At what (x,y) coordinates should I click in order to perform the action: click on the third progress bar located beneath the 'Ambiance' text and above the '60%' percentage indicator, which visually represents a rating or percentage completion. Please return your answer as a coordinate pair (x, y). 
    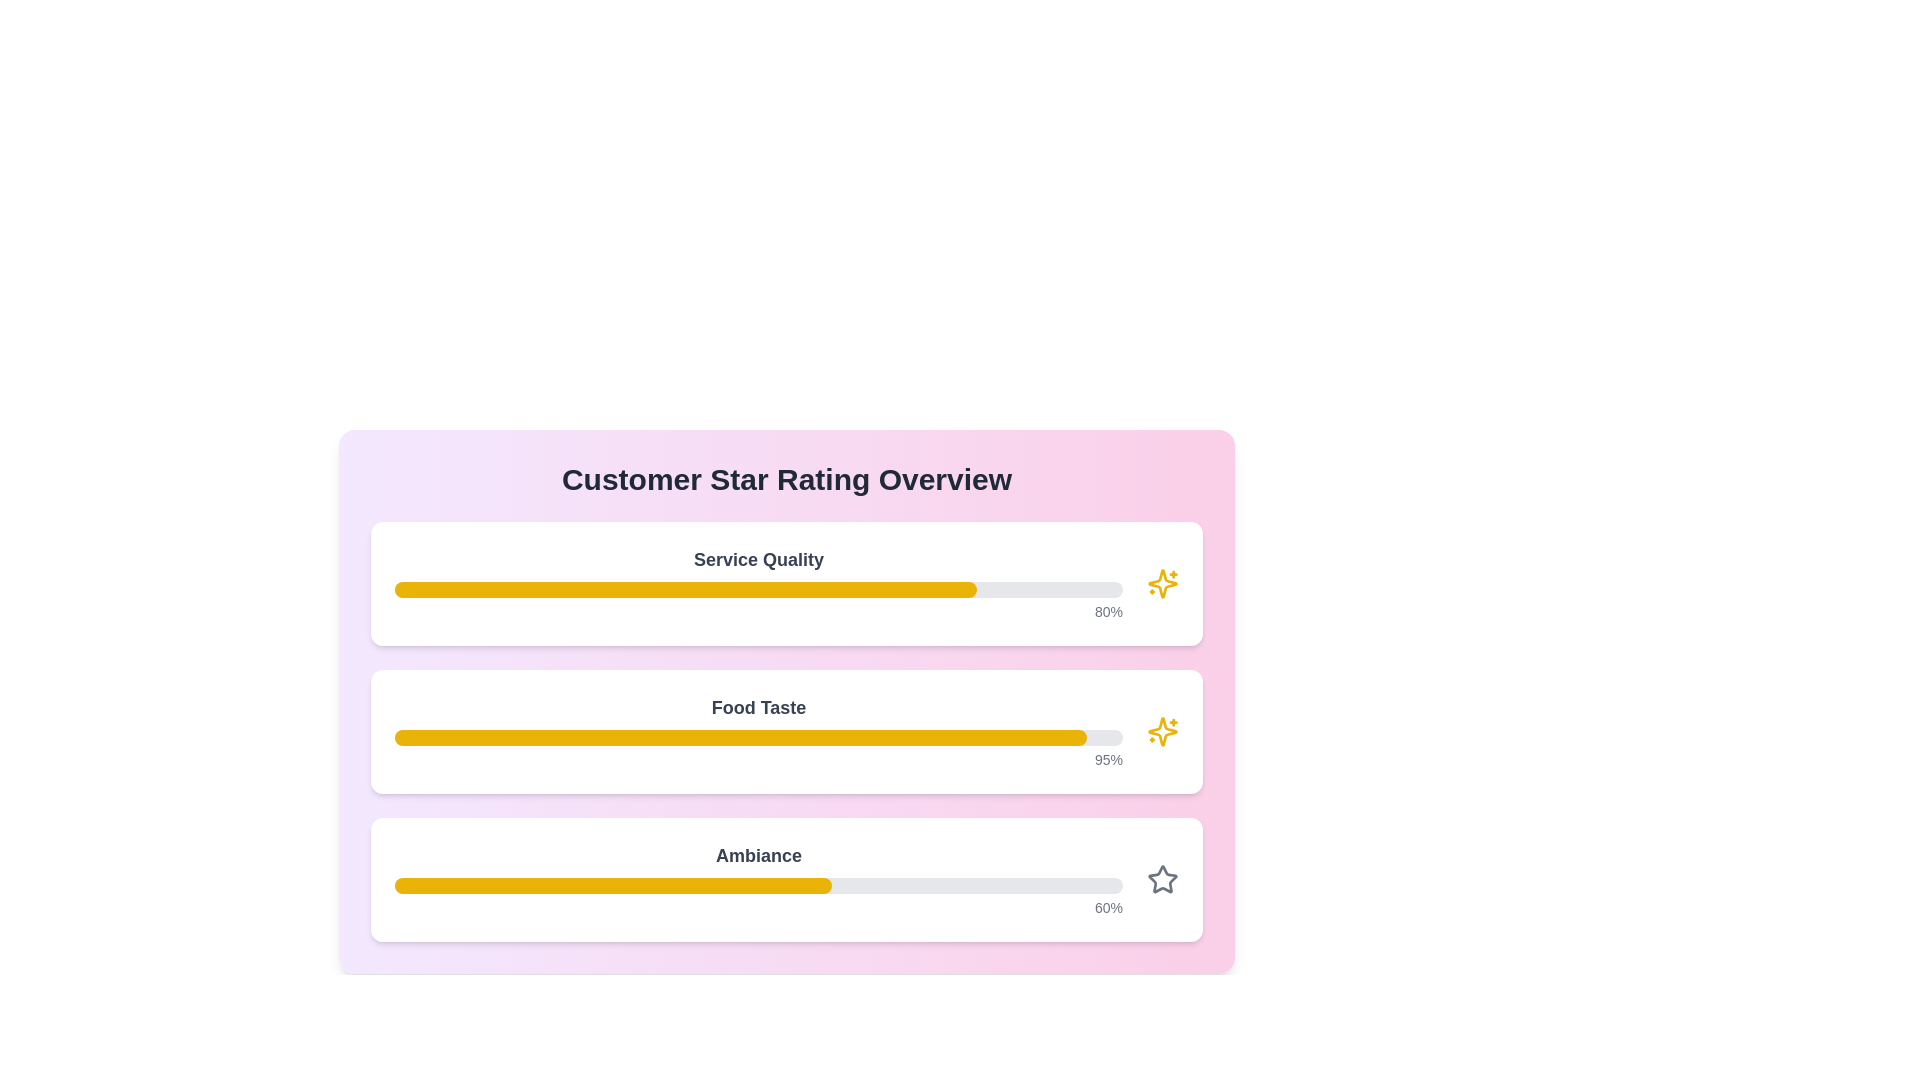
    Looking at the image, I should click on (757, 885).